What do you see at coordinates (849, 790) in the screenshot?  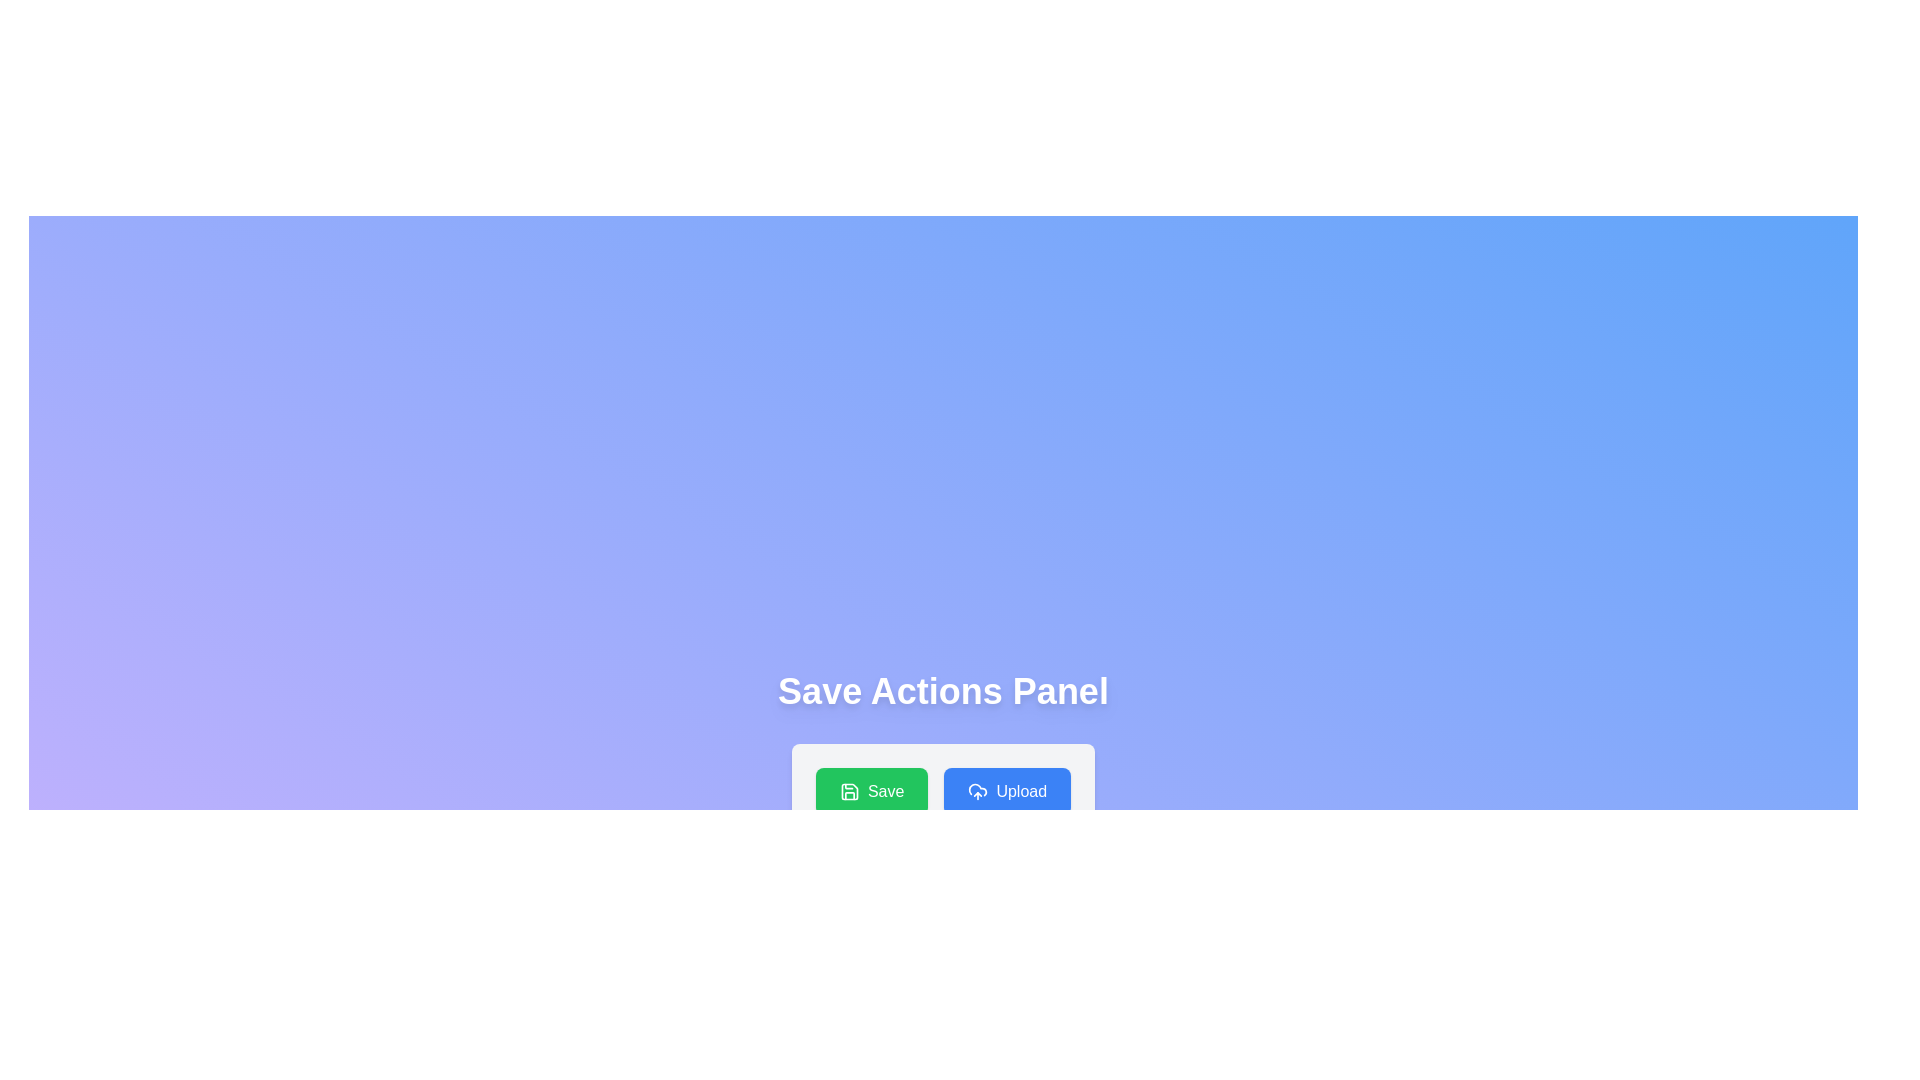 I see `the 'Save' icon located within the green button at the bottom left of the 'Save Actions Panel'` at bounding box center [849, 790].